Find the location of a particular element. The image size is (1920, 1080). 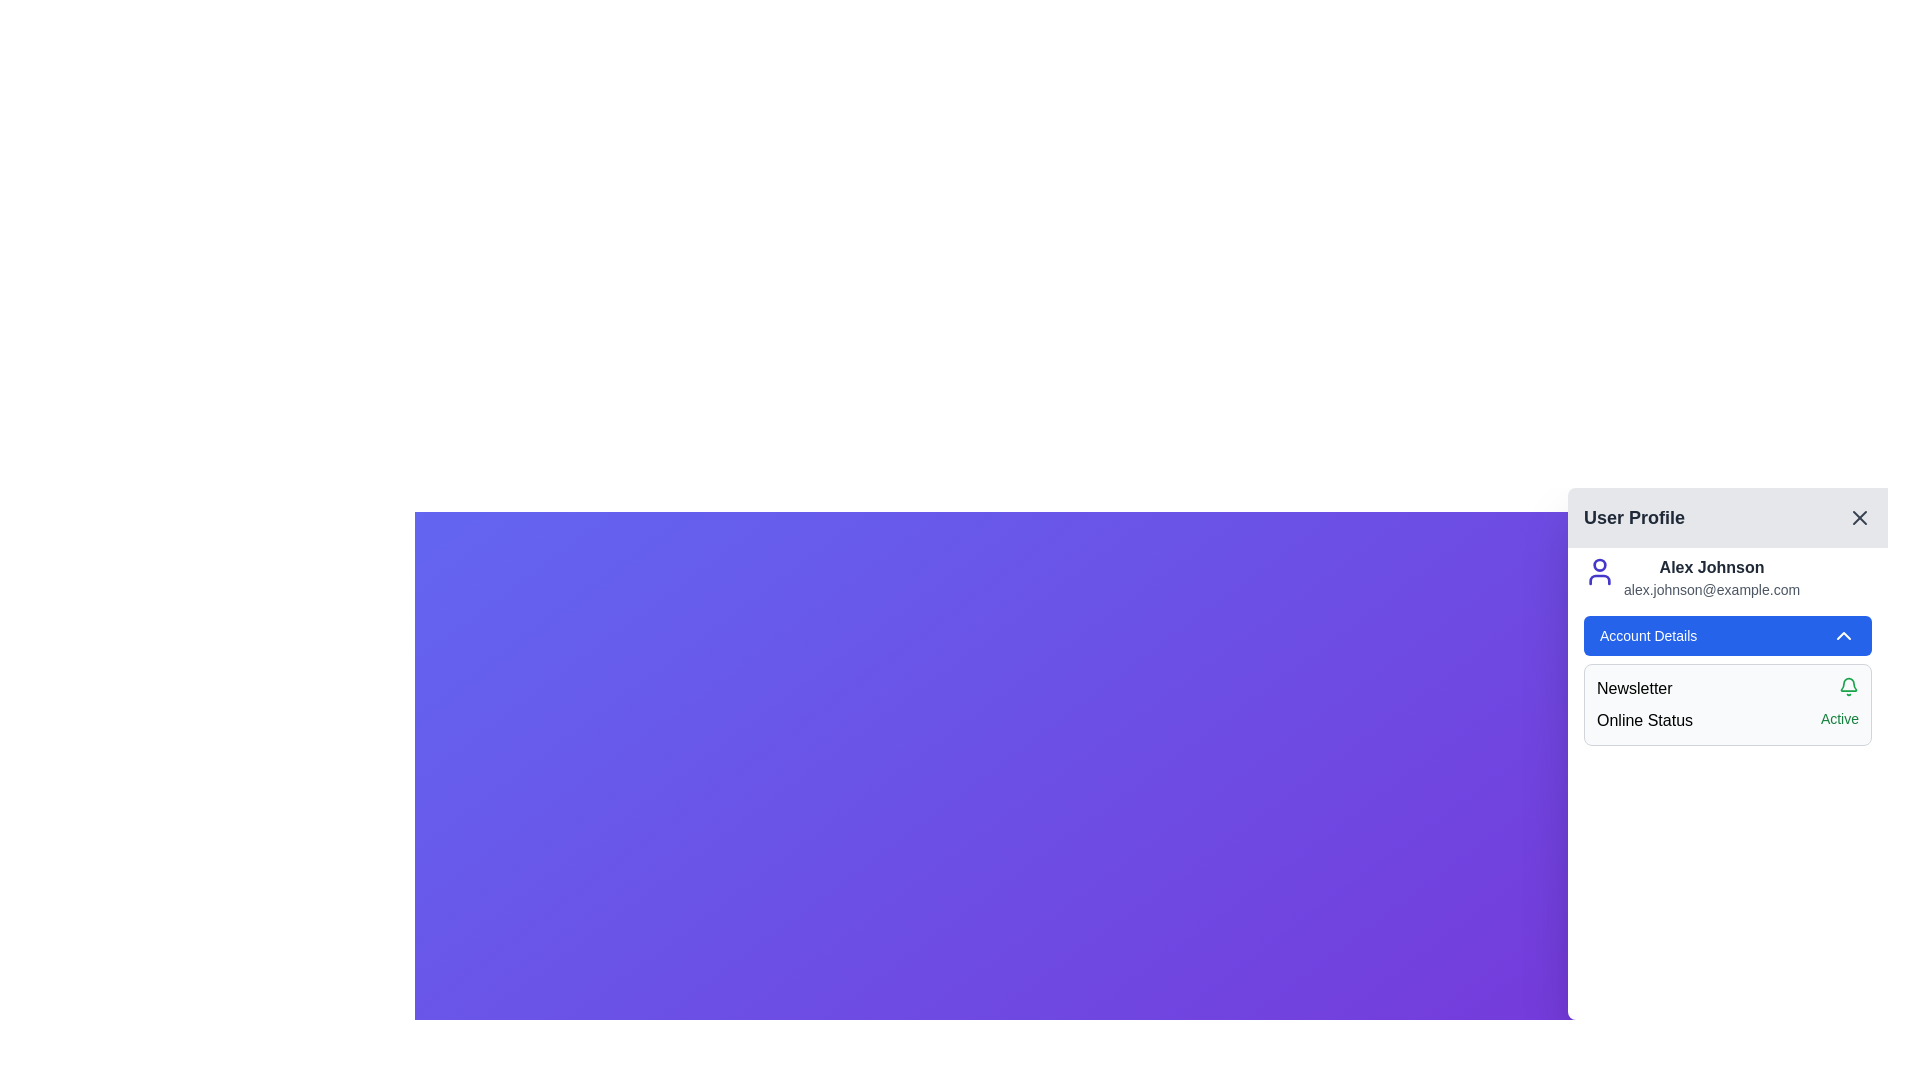

the email address displayed in the user profile panel, which is located beneath the 'User Profile' heading is located at coordinates (1727, 578).